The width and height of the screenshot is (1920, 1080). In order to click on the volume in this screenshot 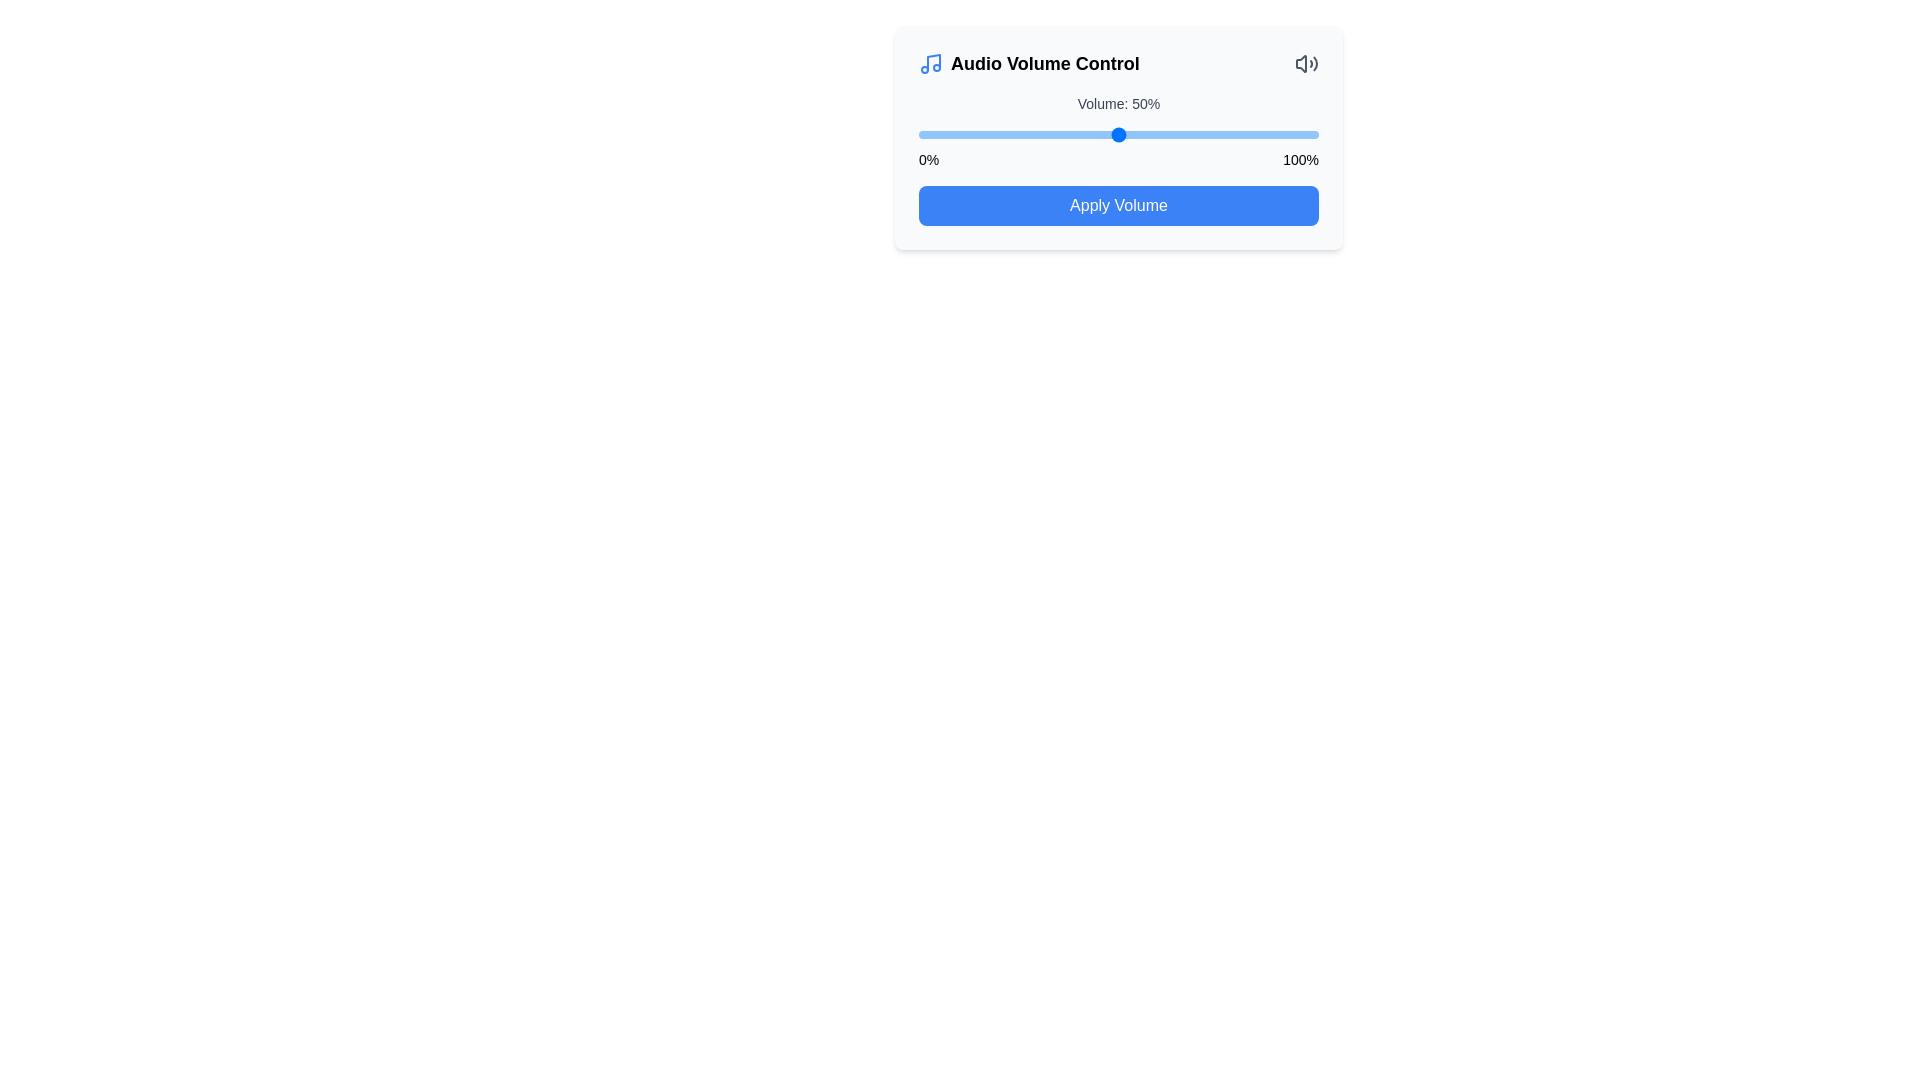, I will do `click(1123, 135)`.